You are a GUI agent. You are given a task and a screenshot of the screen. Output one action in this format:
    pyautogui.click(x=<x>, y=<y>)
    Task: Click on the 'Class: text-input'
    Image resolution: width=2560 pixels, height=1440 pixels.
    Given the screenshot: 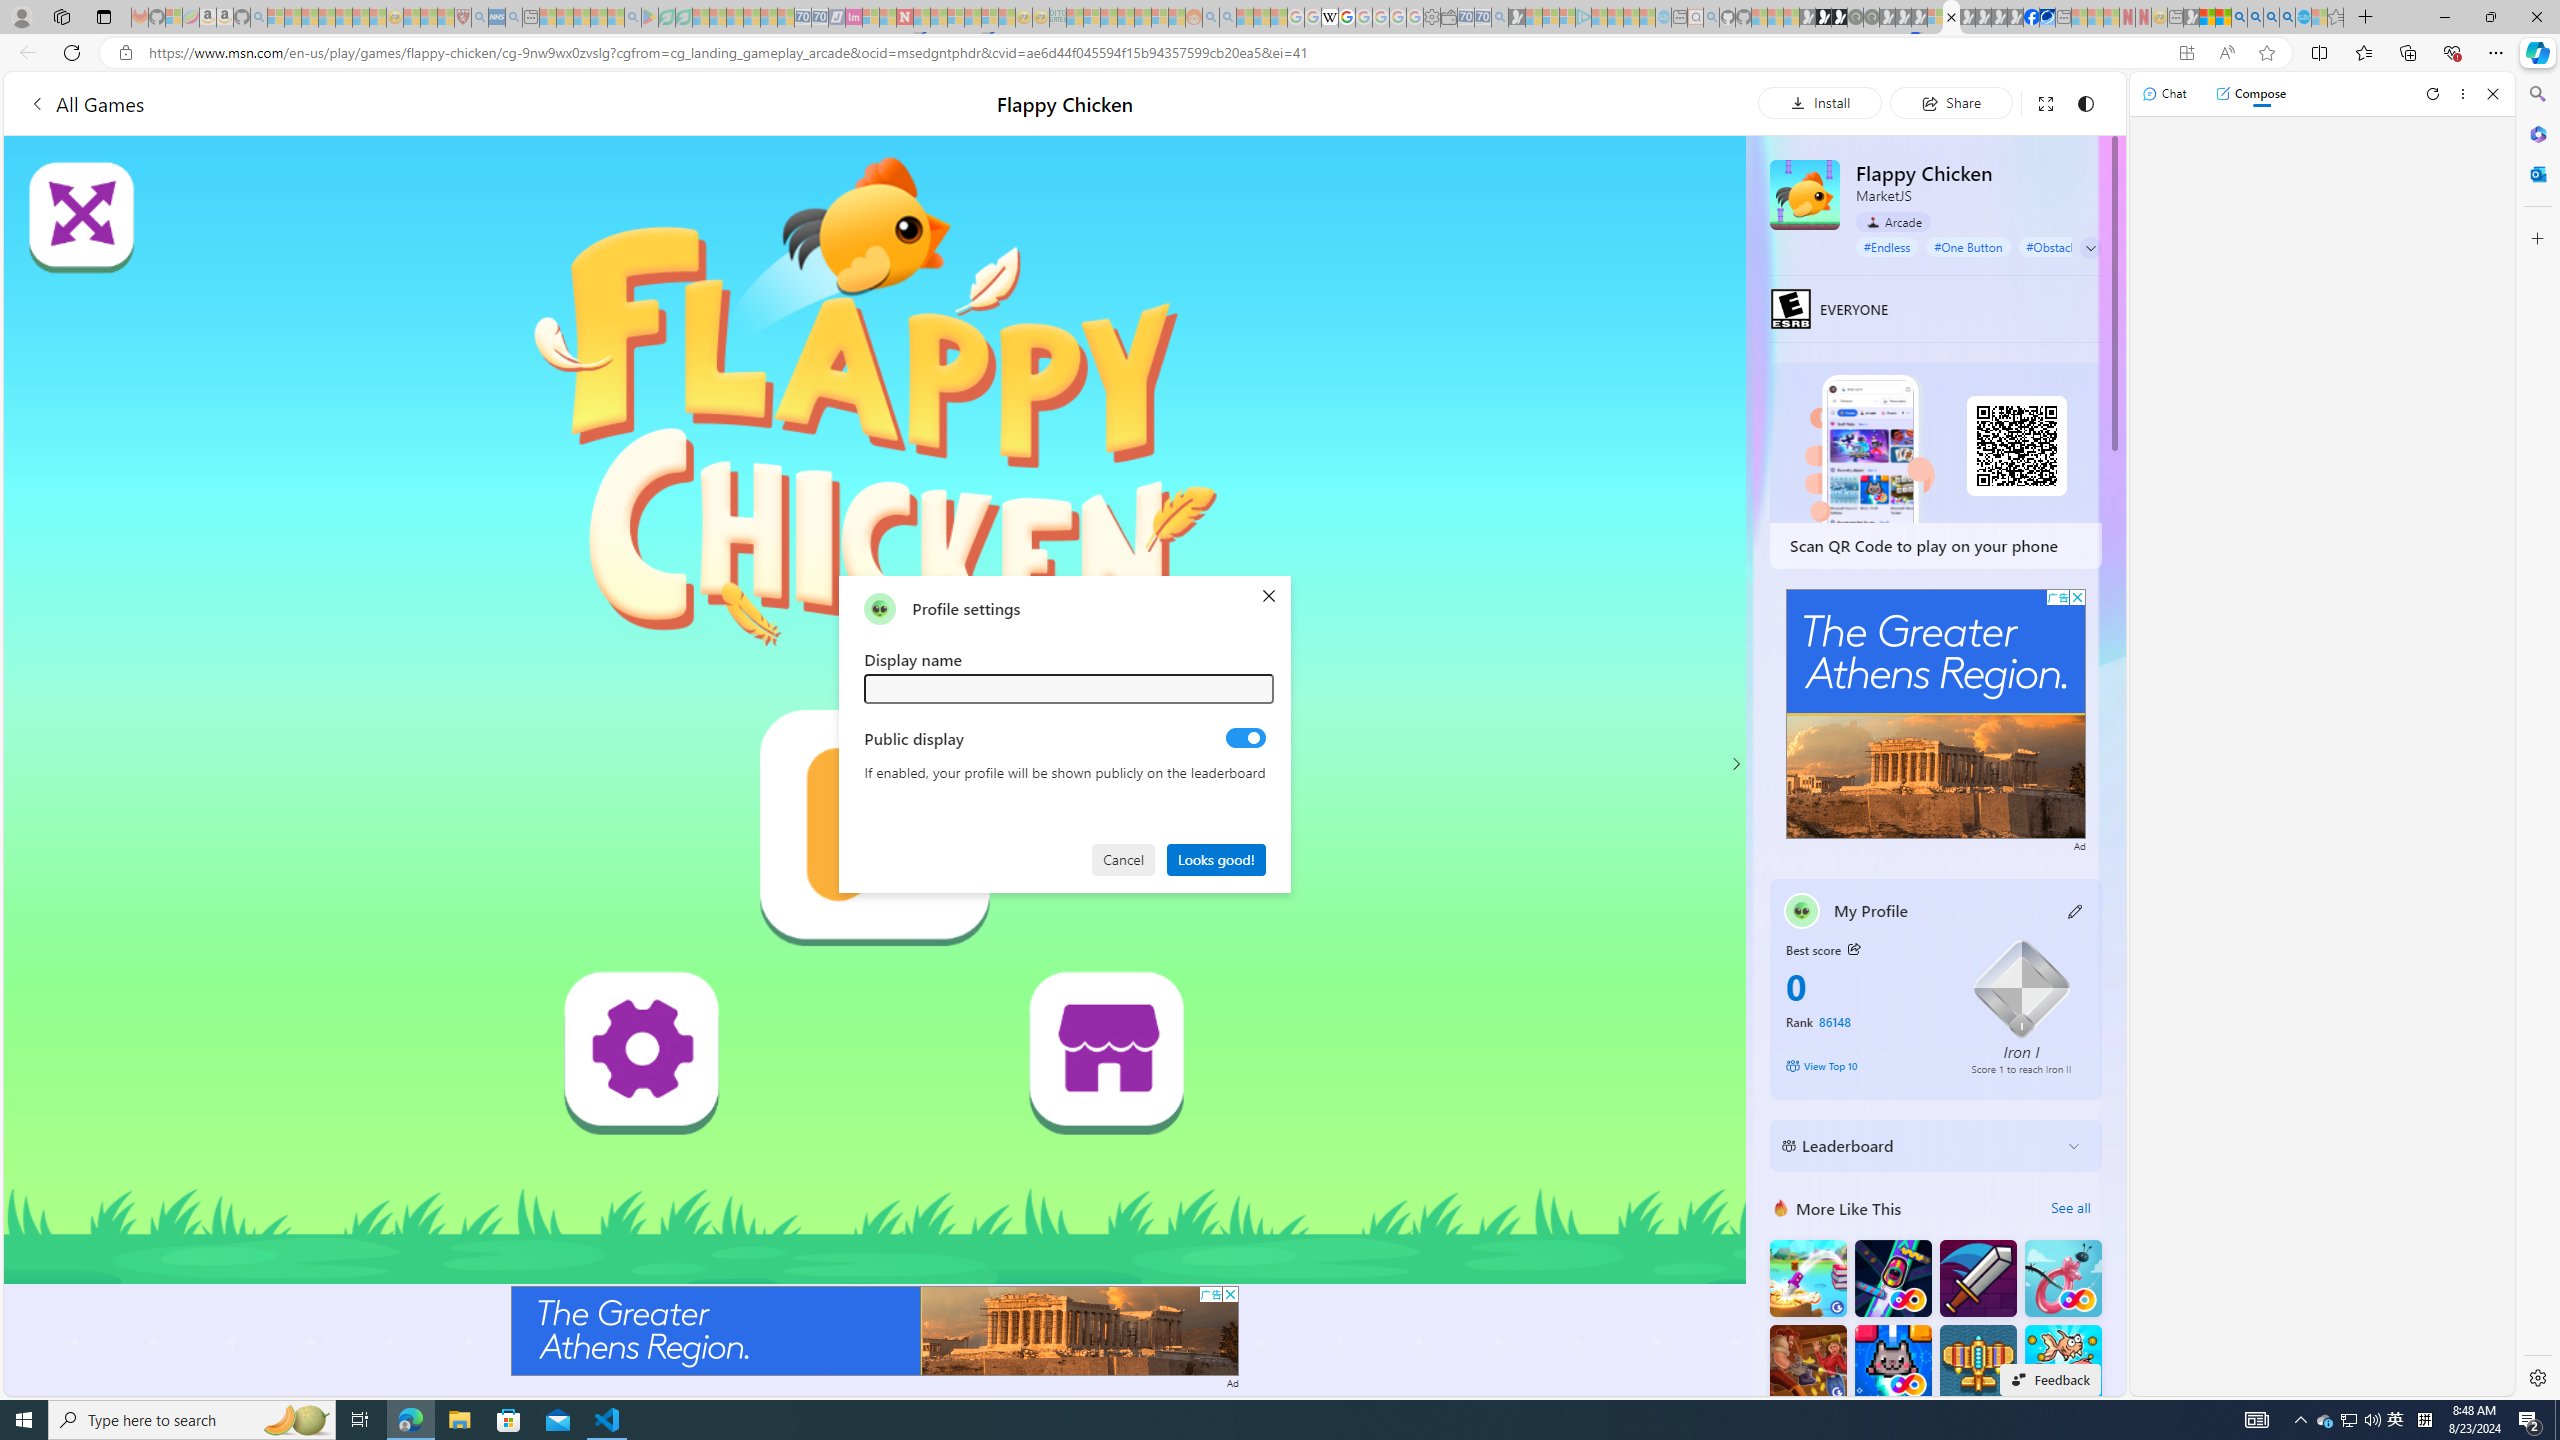 What is the action you would take?
    pyautogui.click(x=1069, y=688)
    